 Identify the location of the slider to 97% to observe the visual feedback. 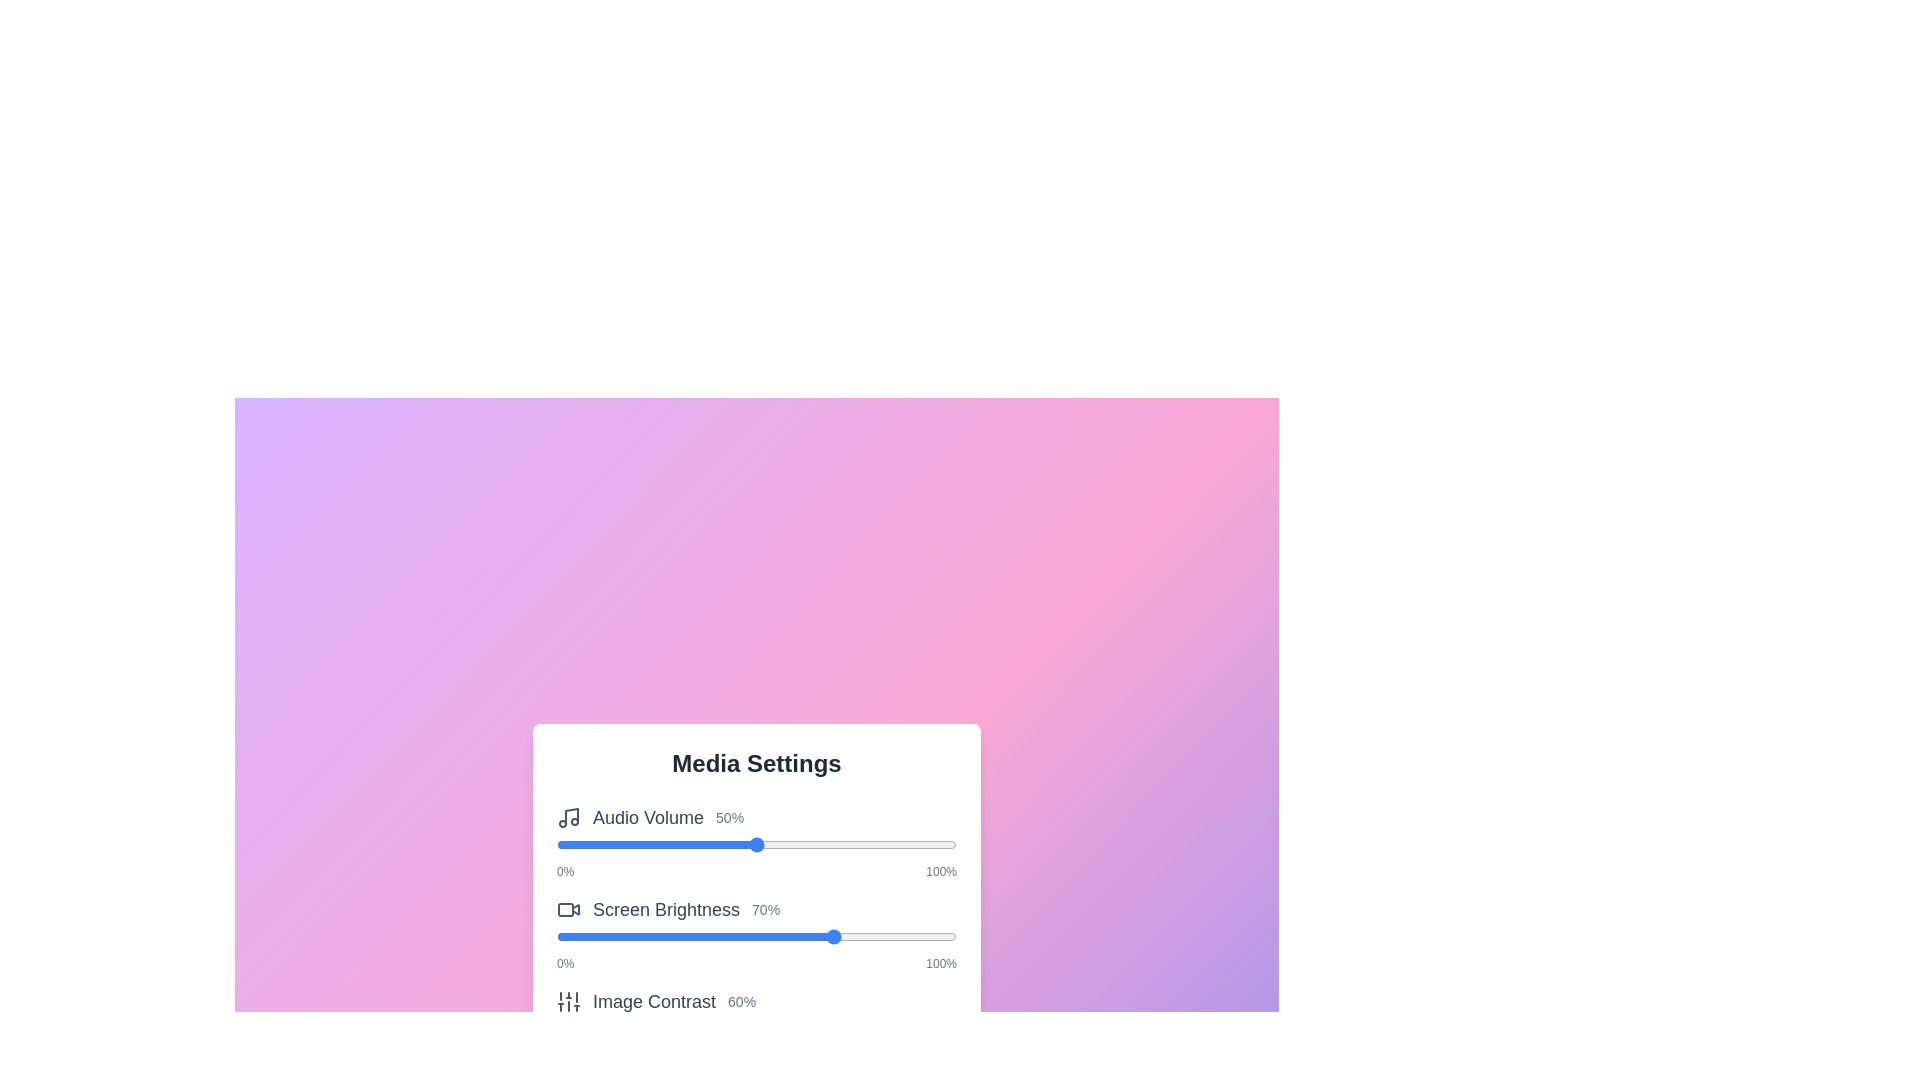
(944, 844).